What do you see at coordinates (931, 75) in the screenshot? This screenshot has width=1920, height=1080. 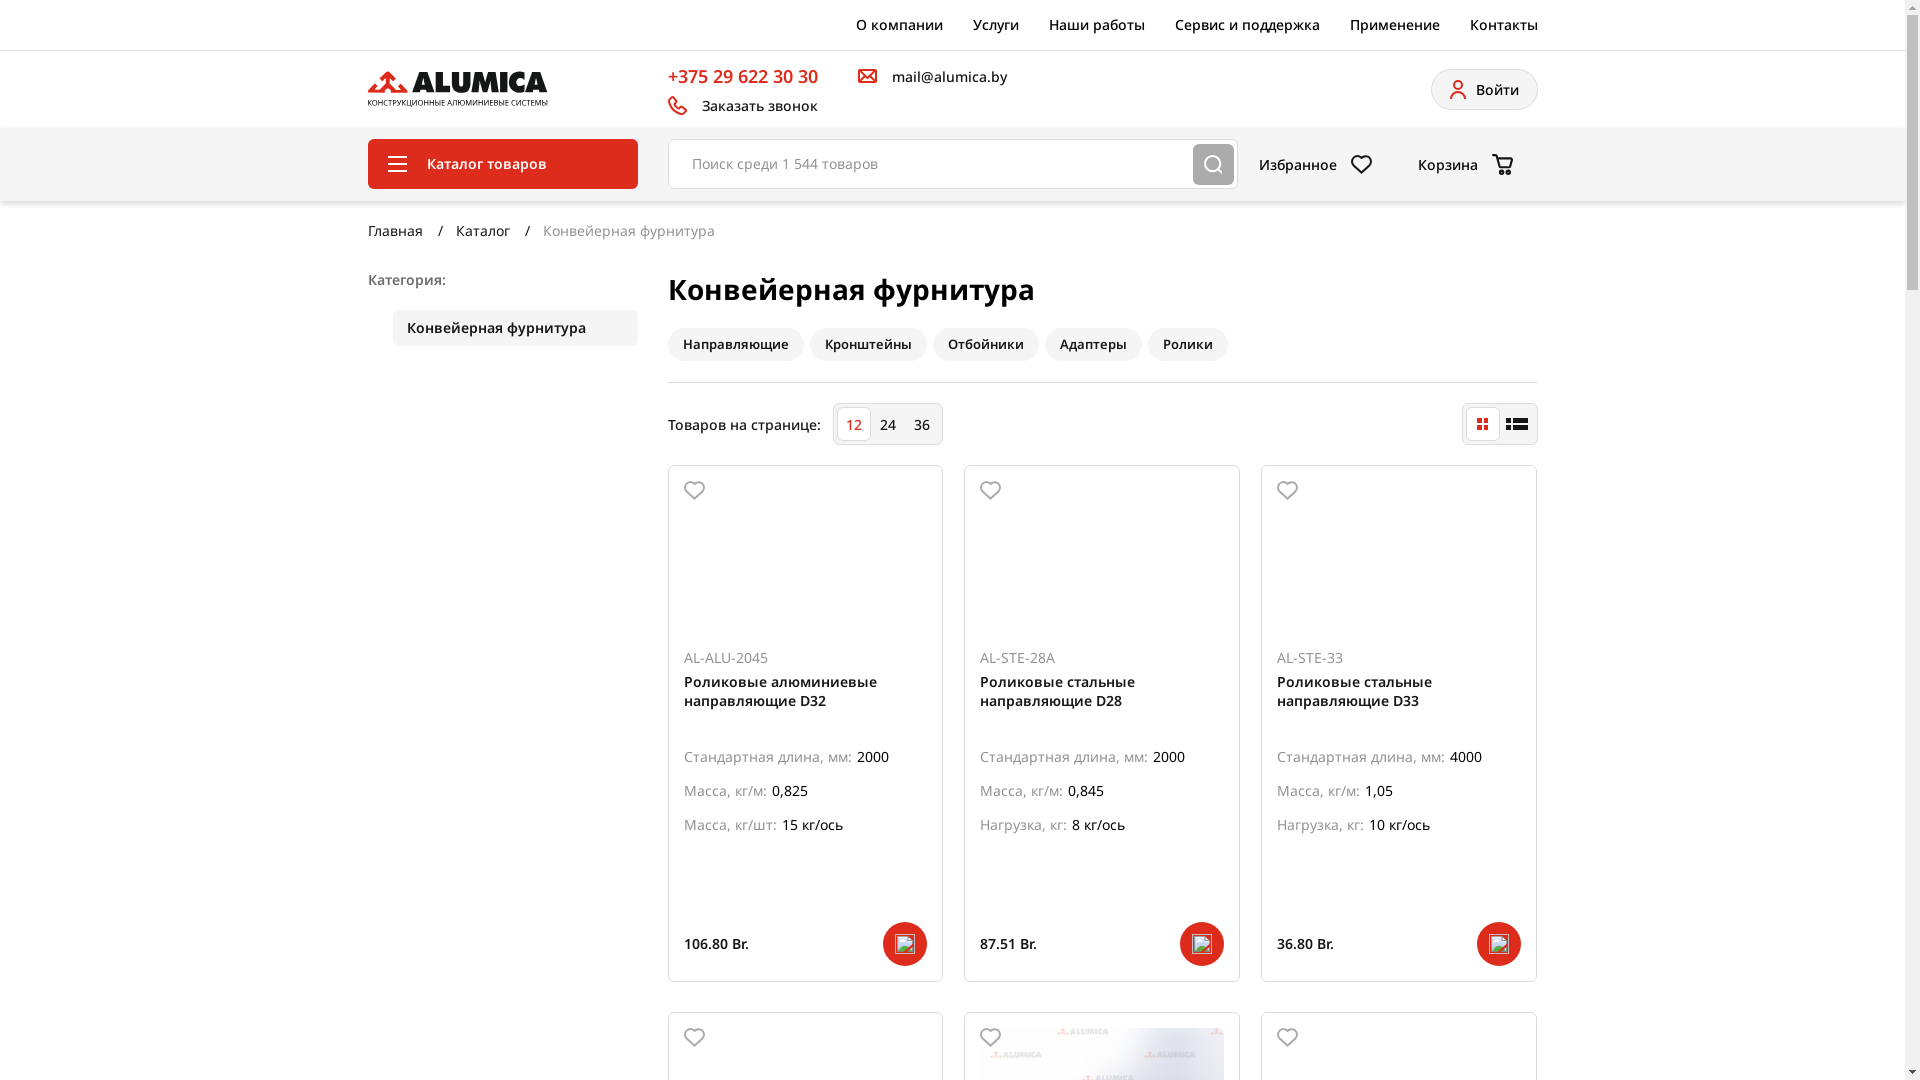 I see `'mail@alumica.by'` at bounding box center [931, 75].